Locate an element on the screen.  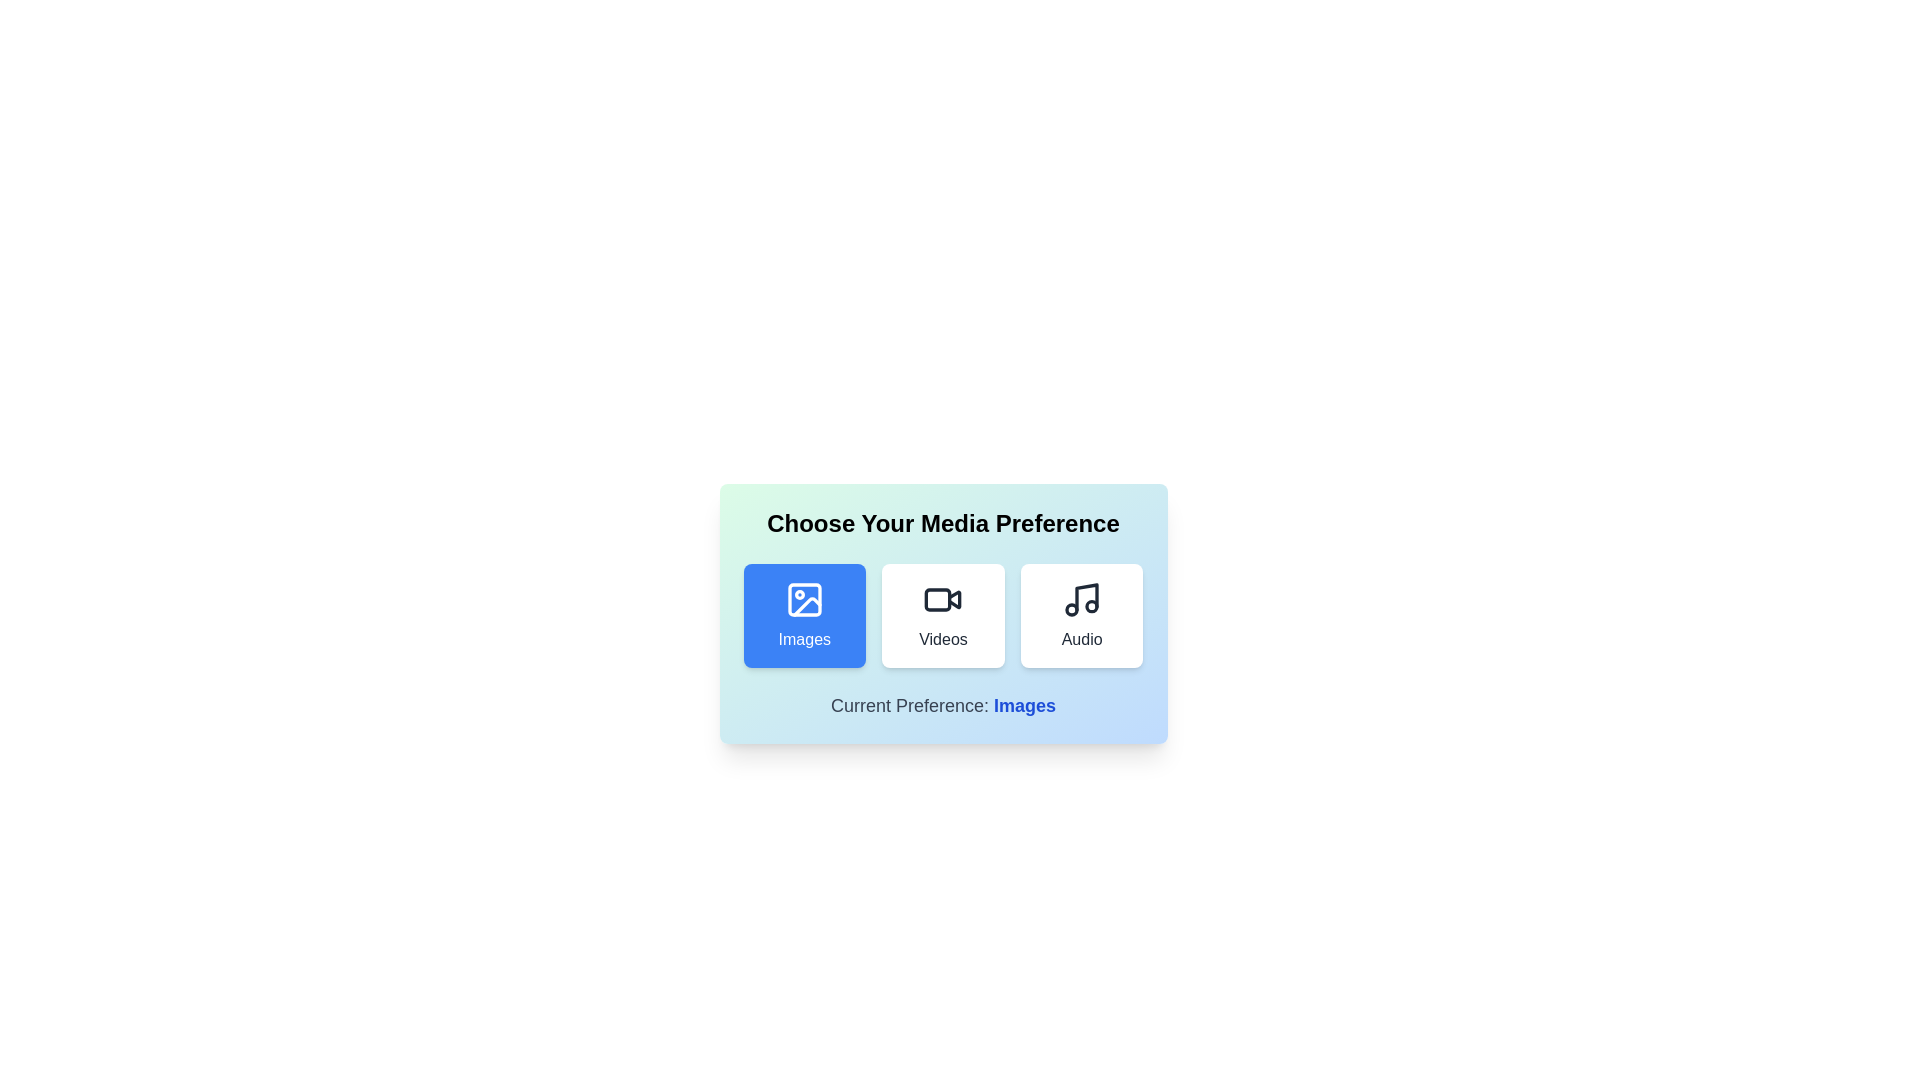
the media preference option Images is located at coordinates (804, 615).